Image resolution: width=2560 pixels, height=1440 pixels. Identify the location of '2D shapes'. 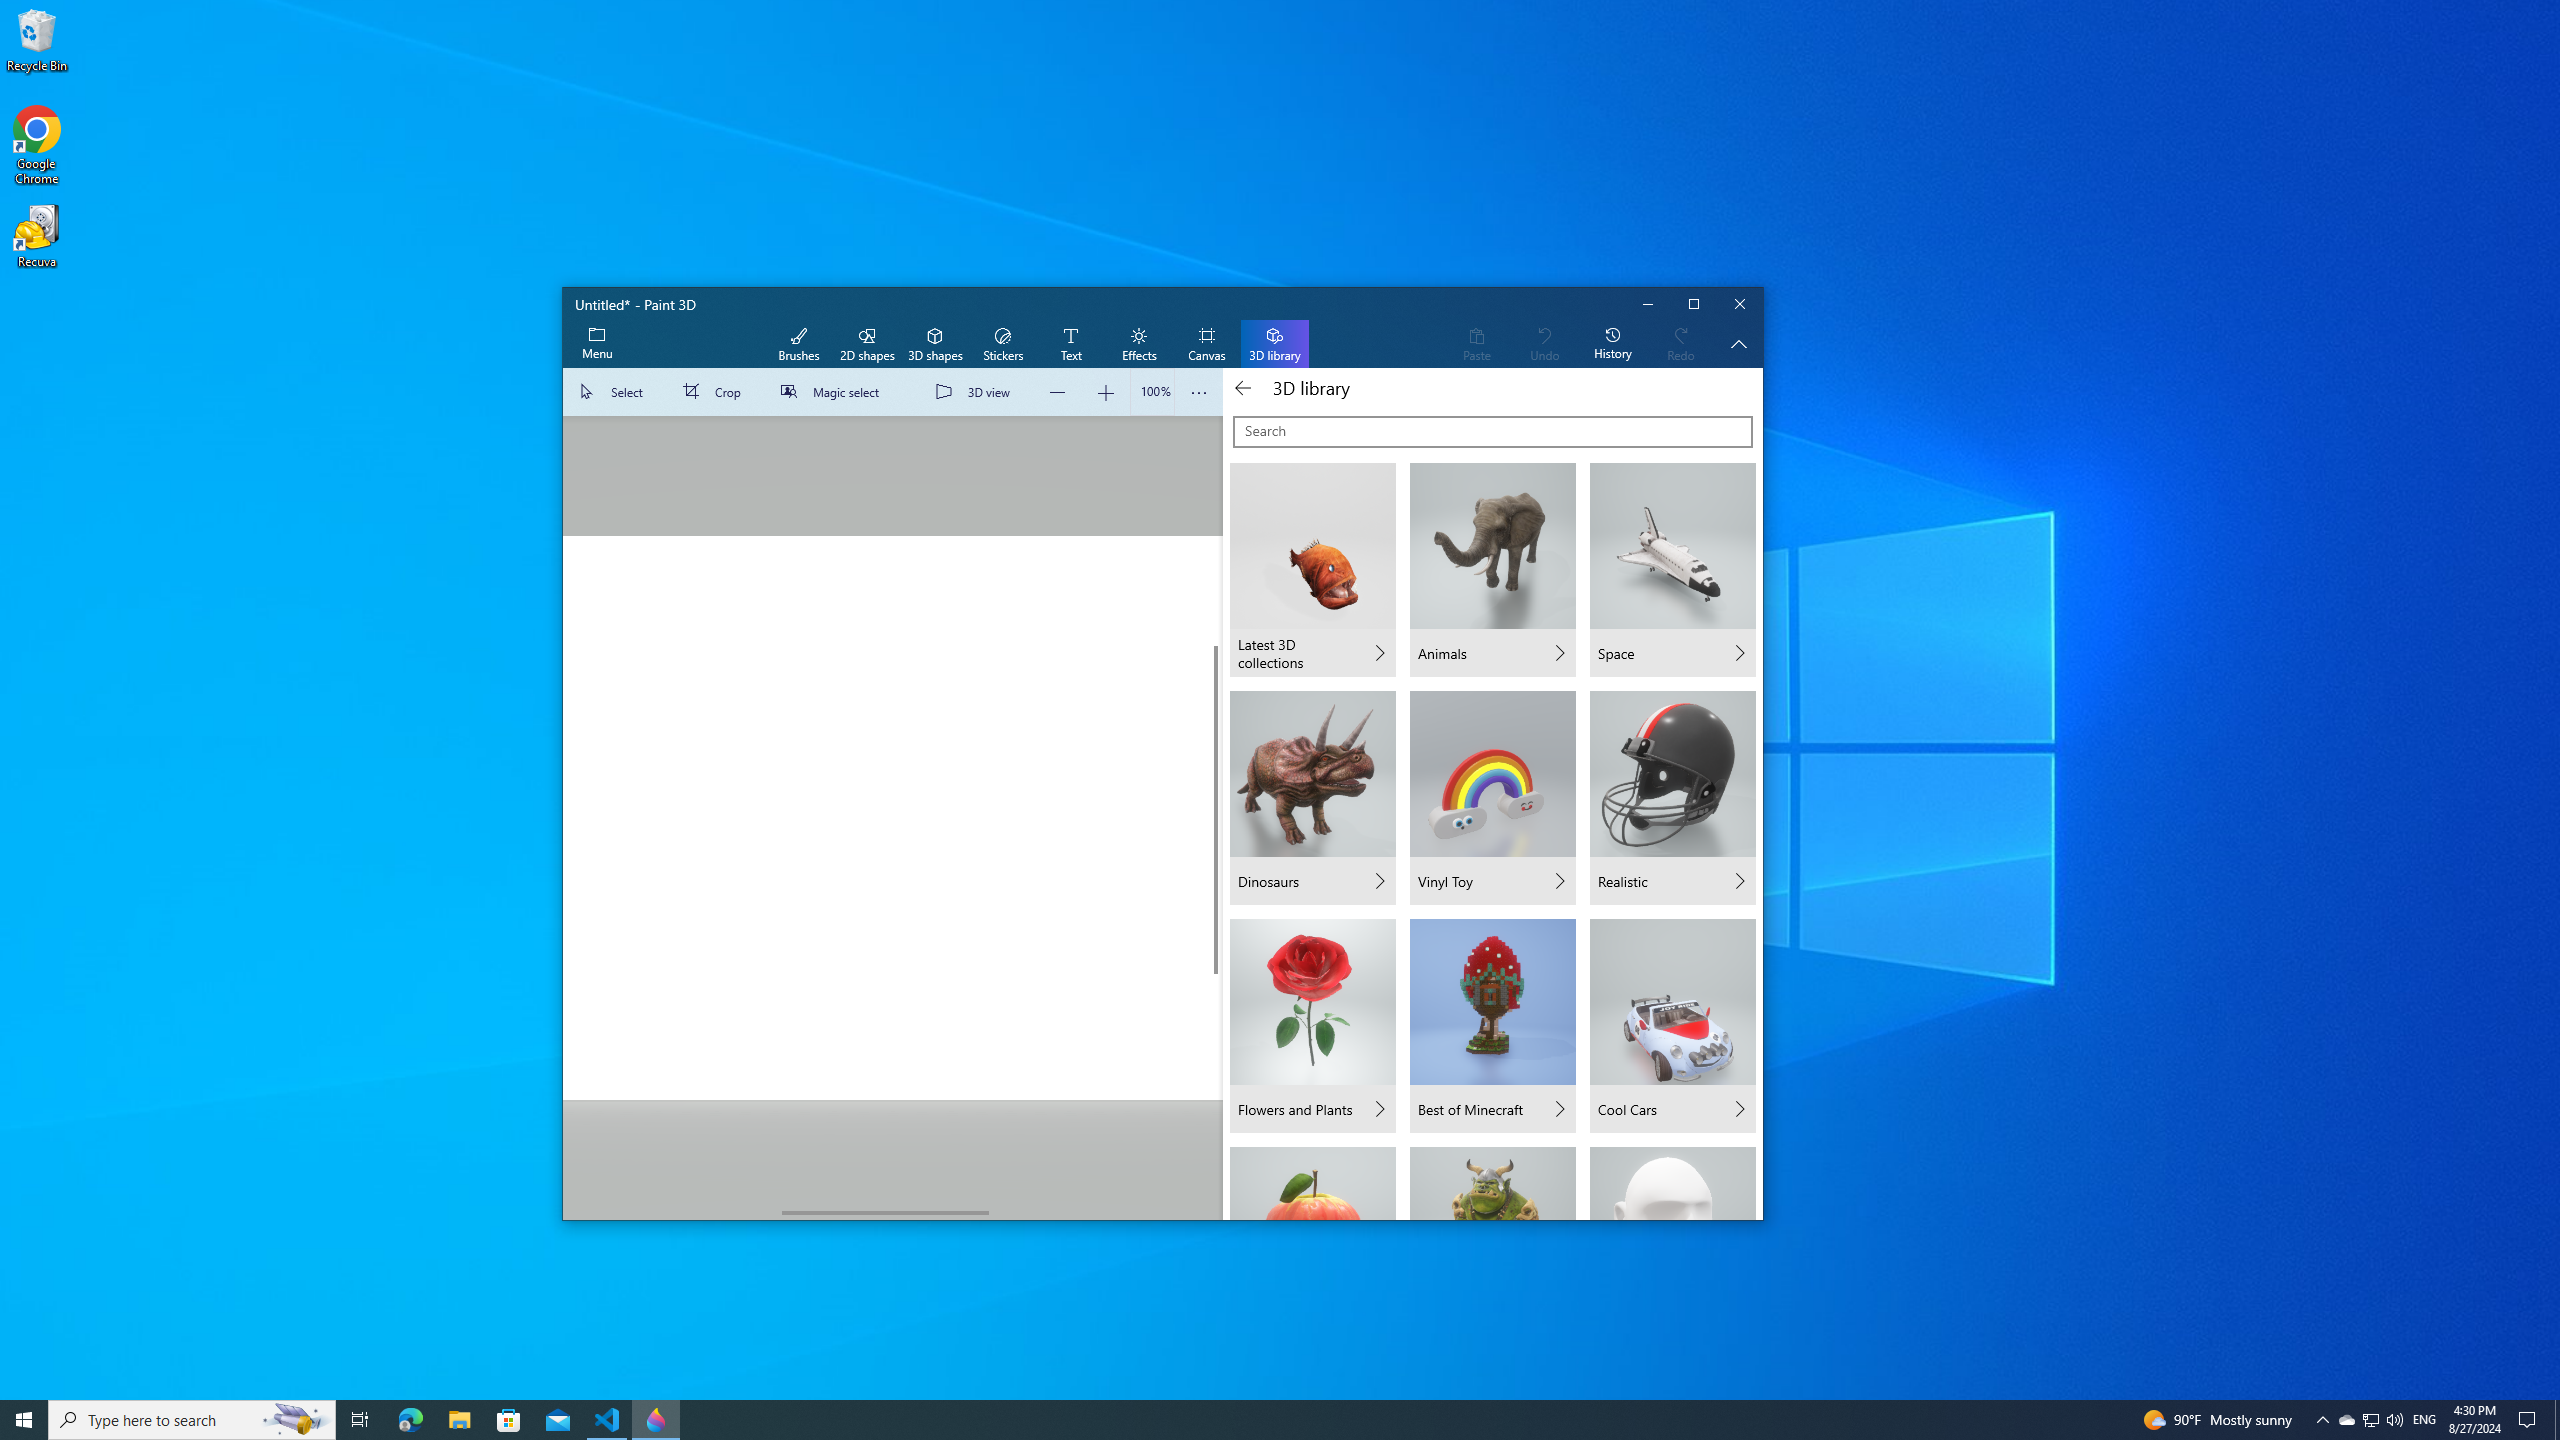
(865, 344).